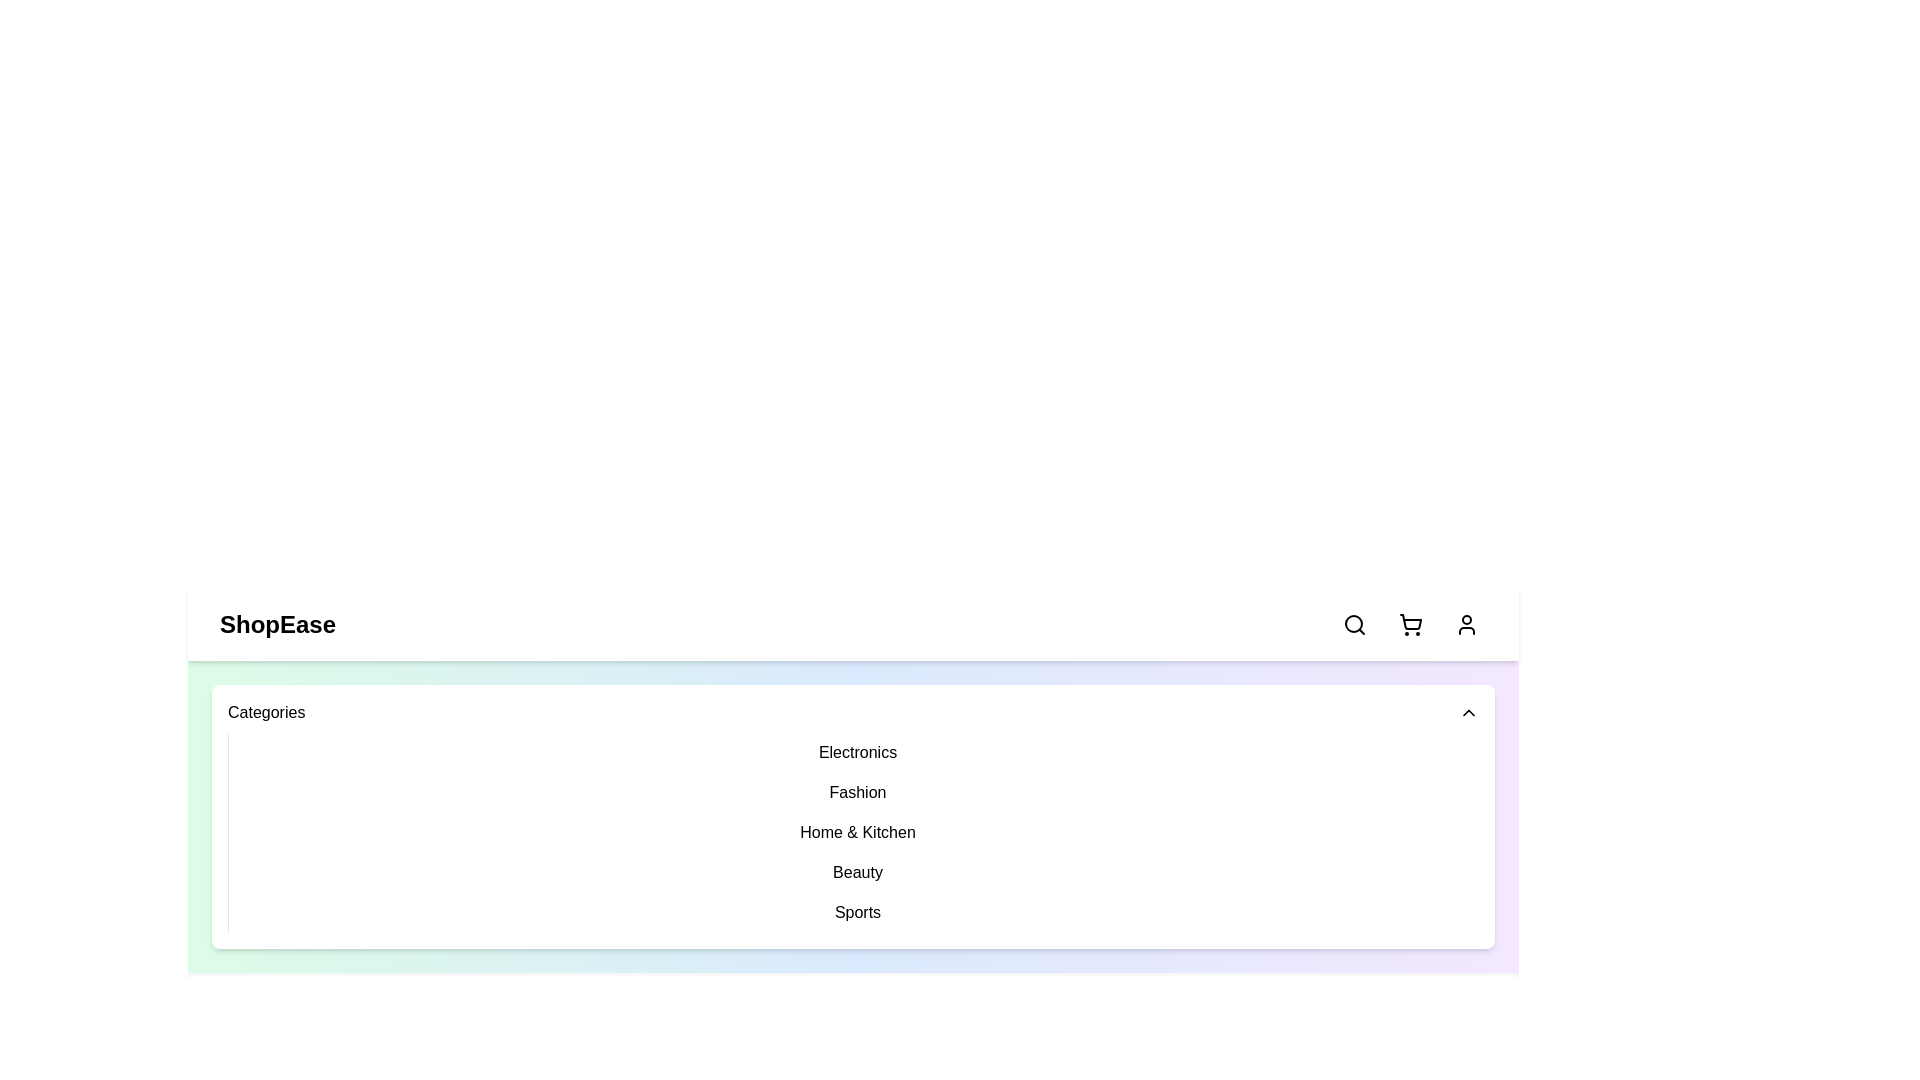  I want to click on the category label for 'Electronics', which is the first item in the list of categories, so click(858, 752).